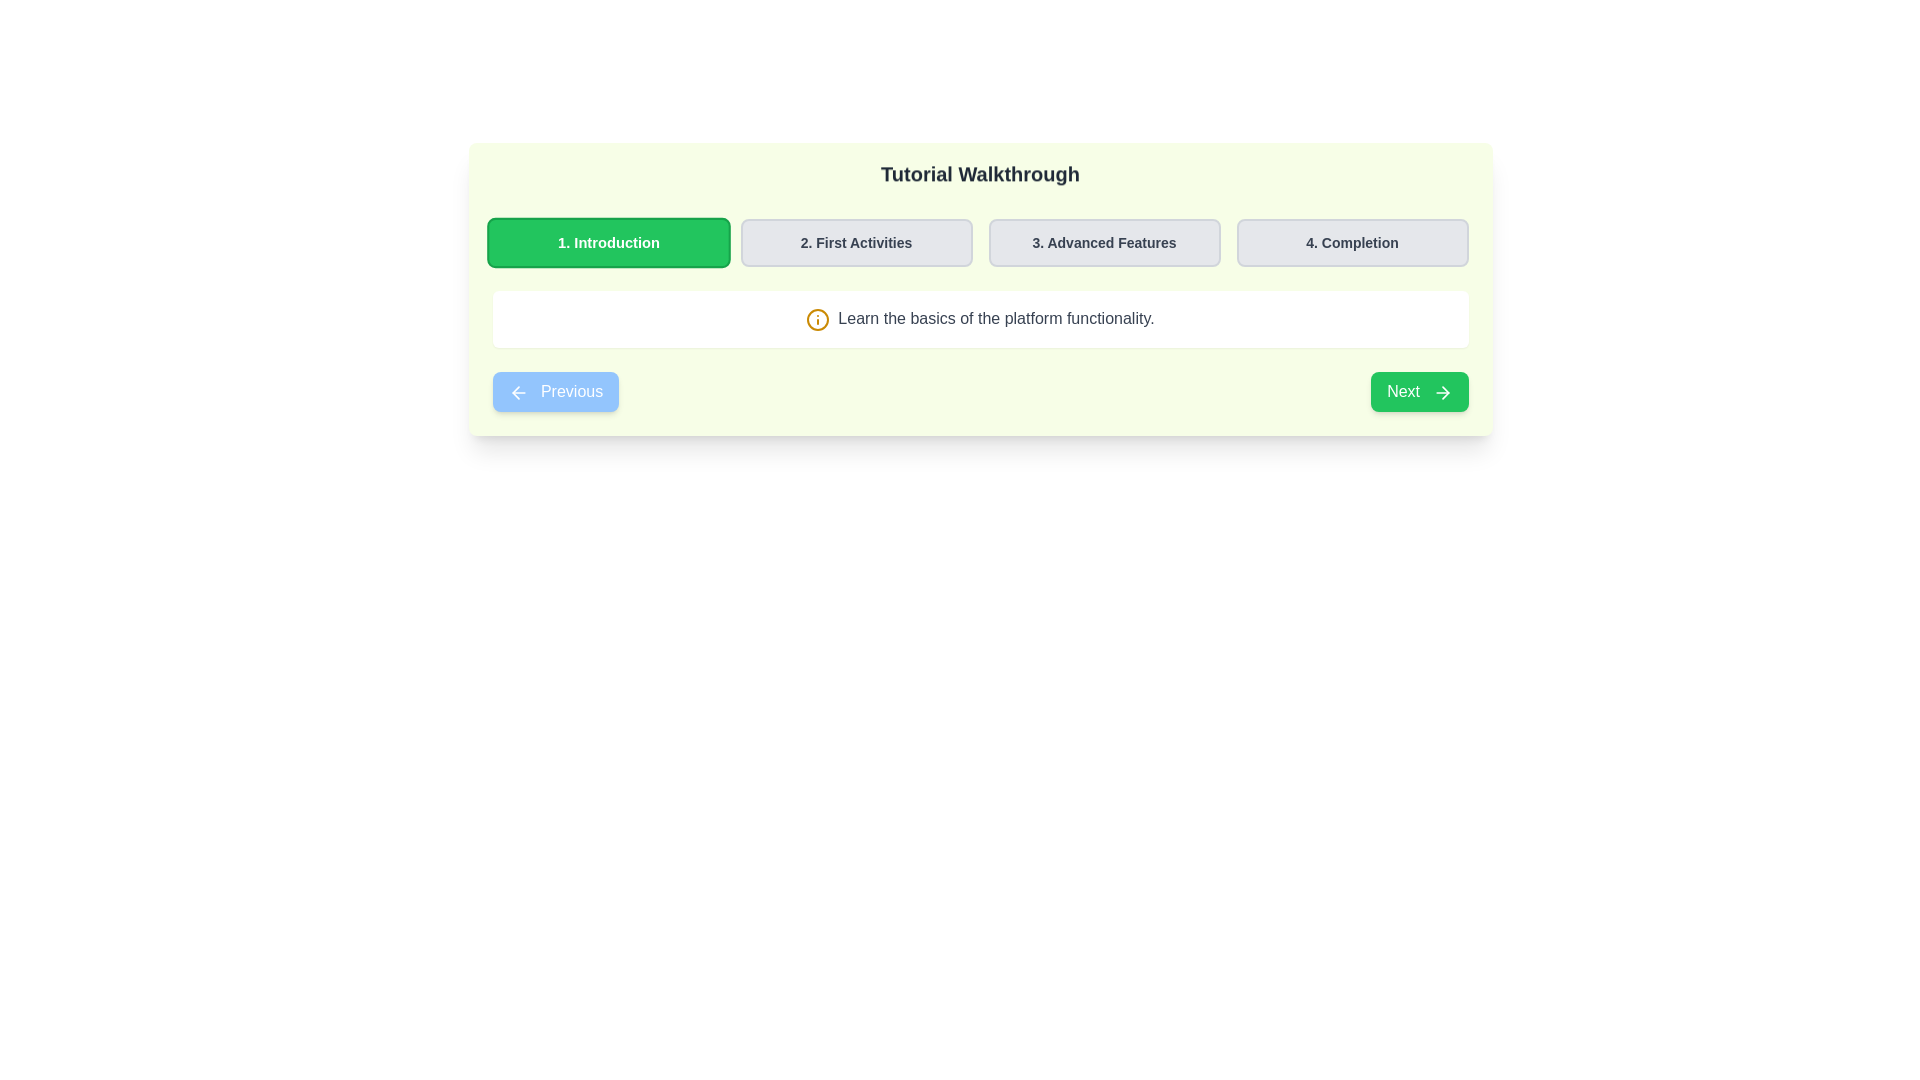 This screenshot has width=1920, height=1080. I want to click on keyboard navigation, so click(1442, 392).